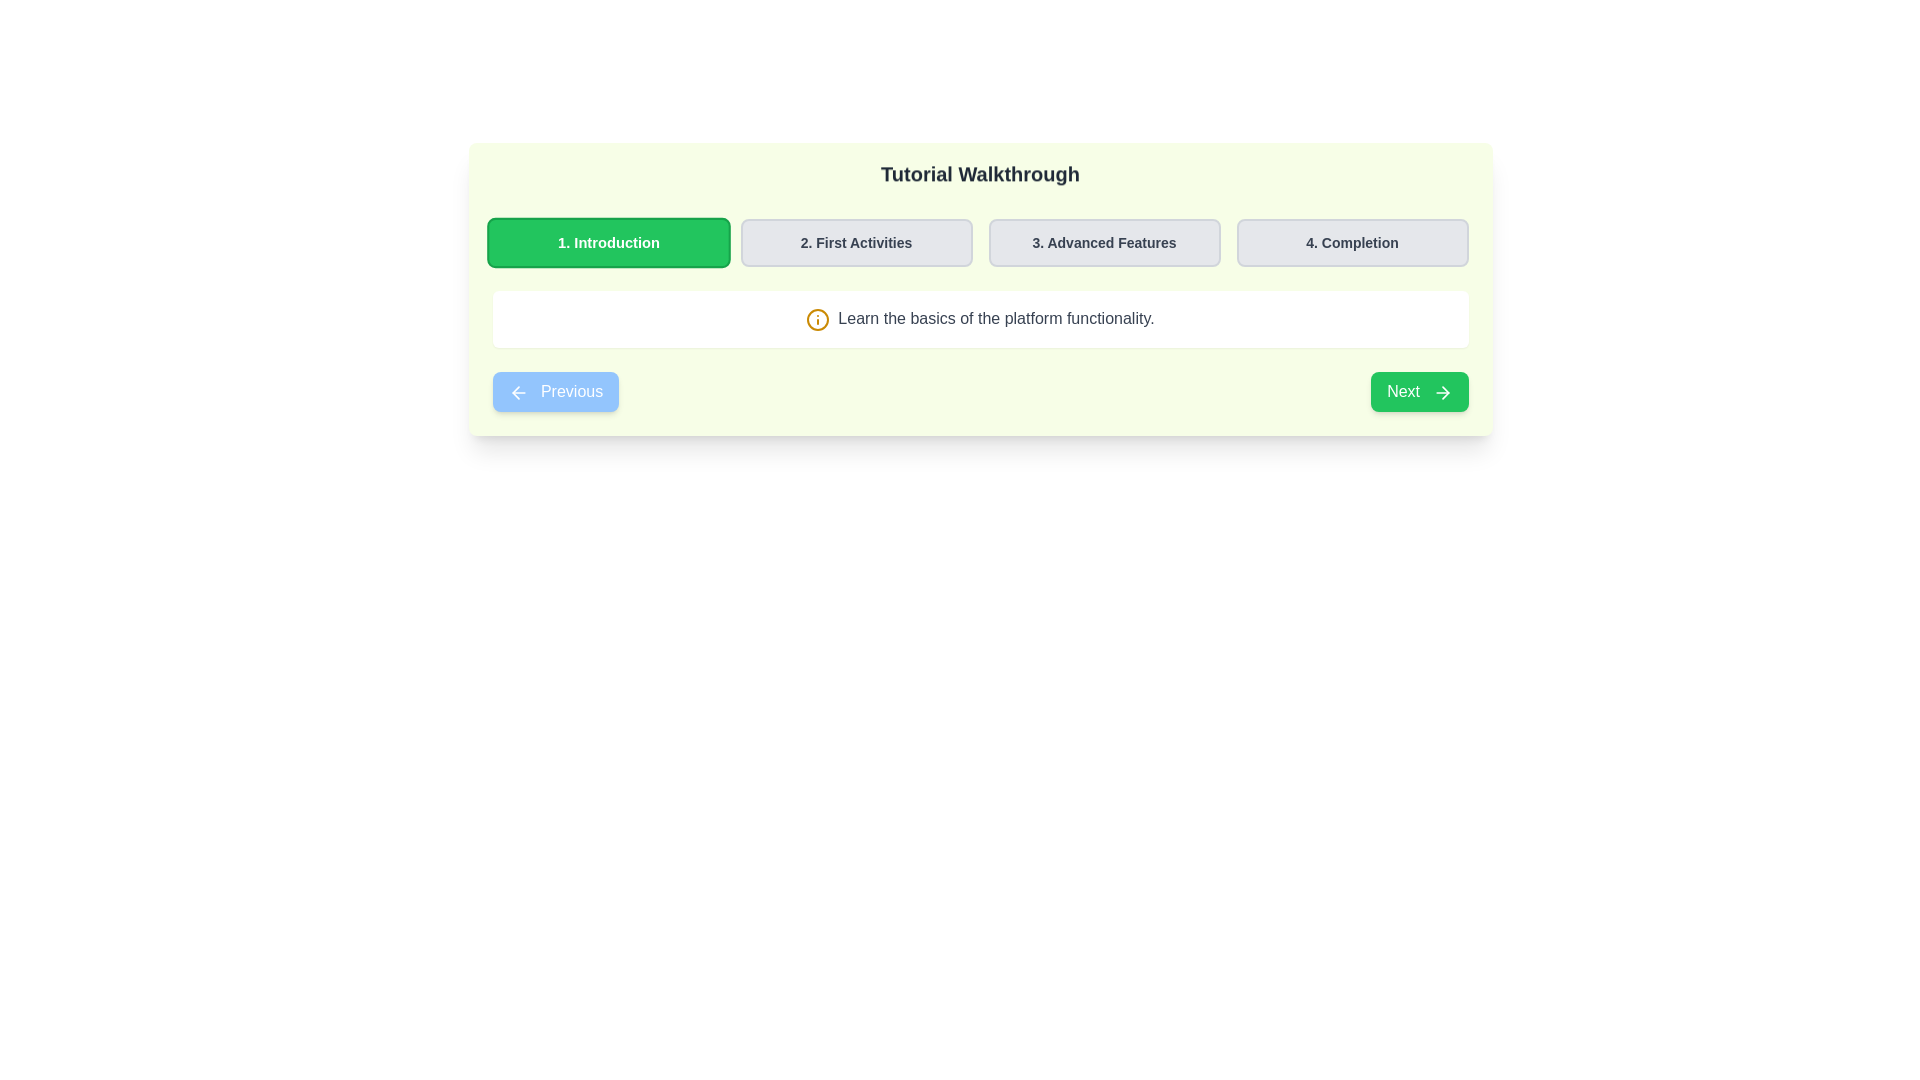 This screenshot has width=1920, height=1080. I want to click on keyboard navigation, so click(1442, 392).